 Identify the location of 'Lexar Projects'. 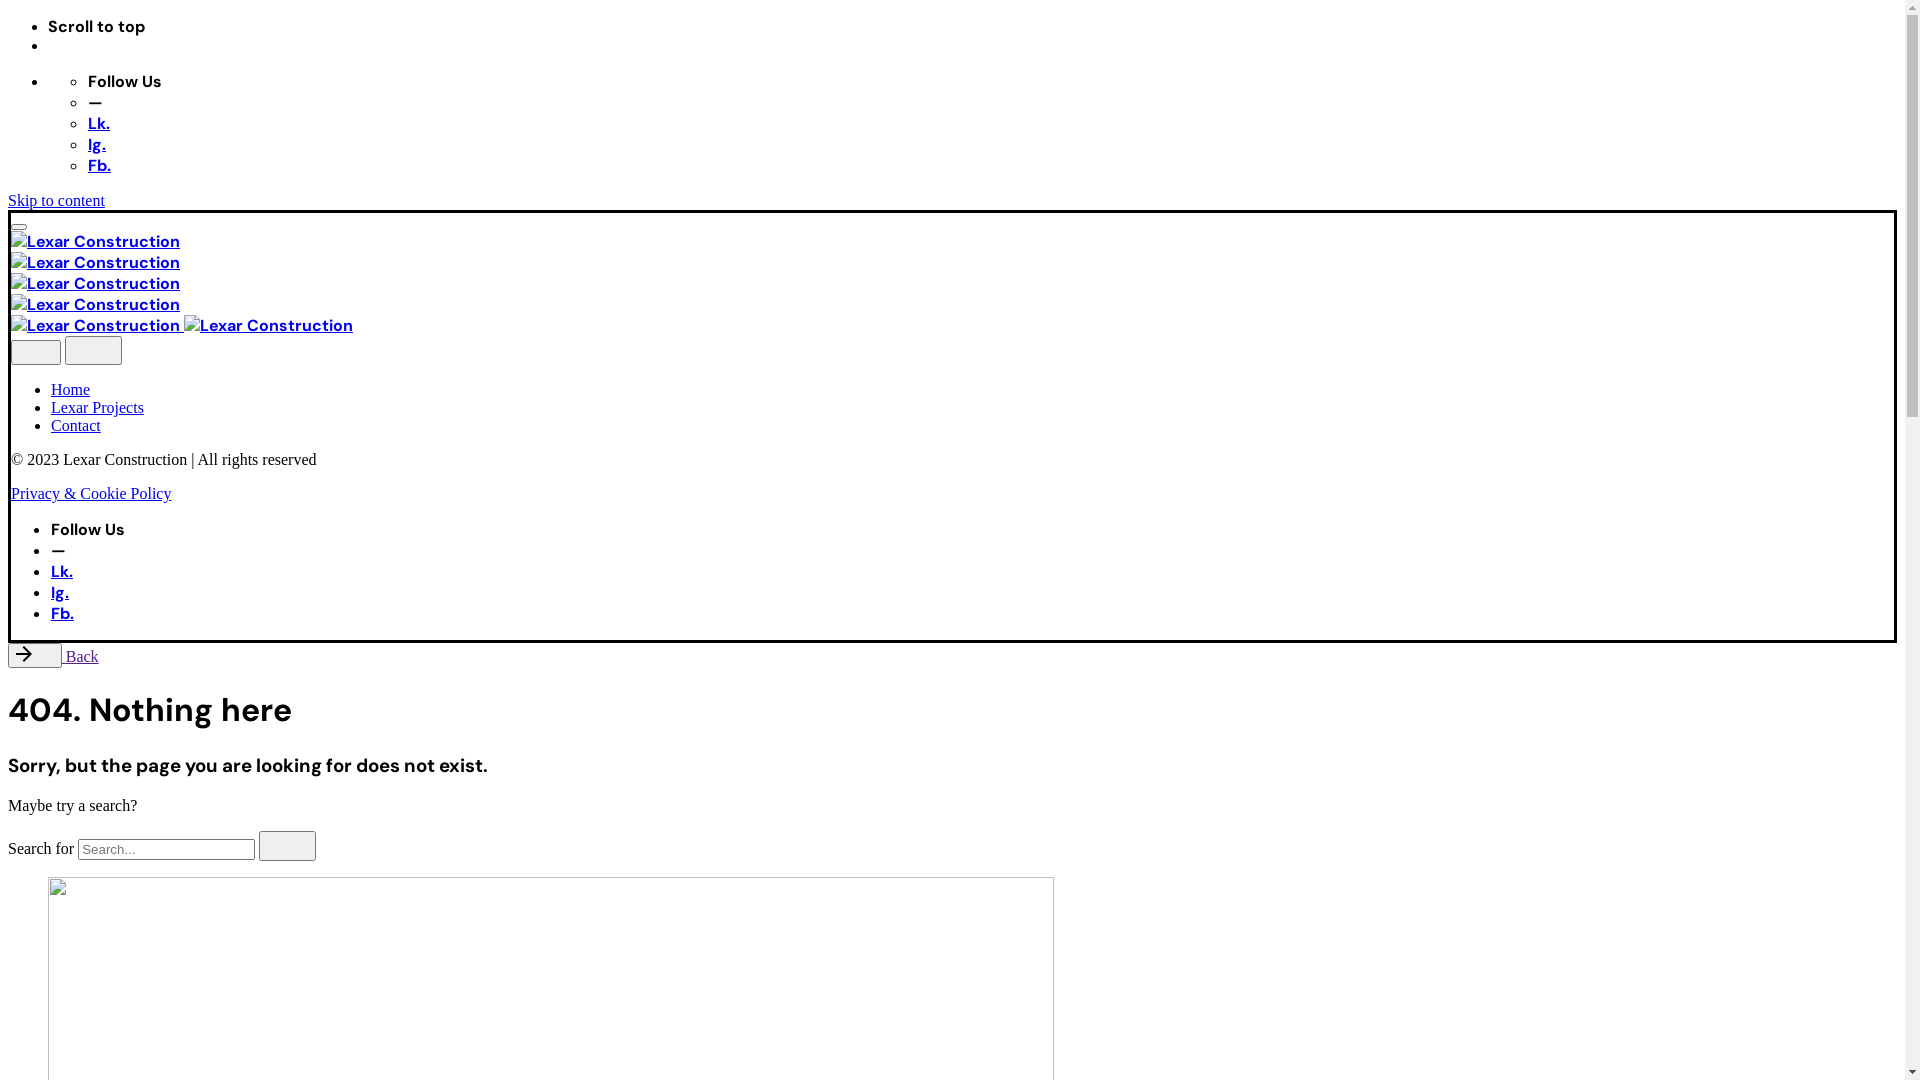
(51, 406).